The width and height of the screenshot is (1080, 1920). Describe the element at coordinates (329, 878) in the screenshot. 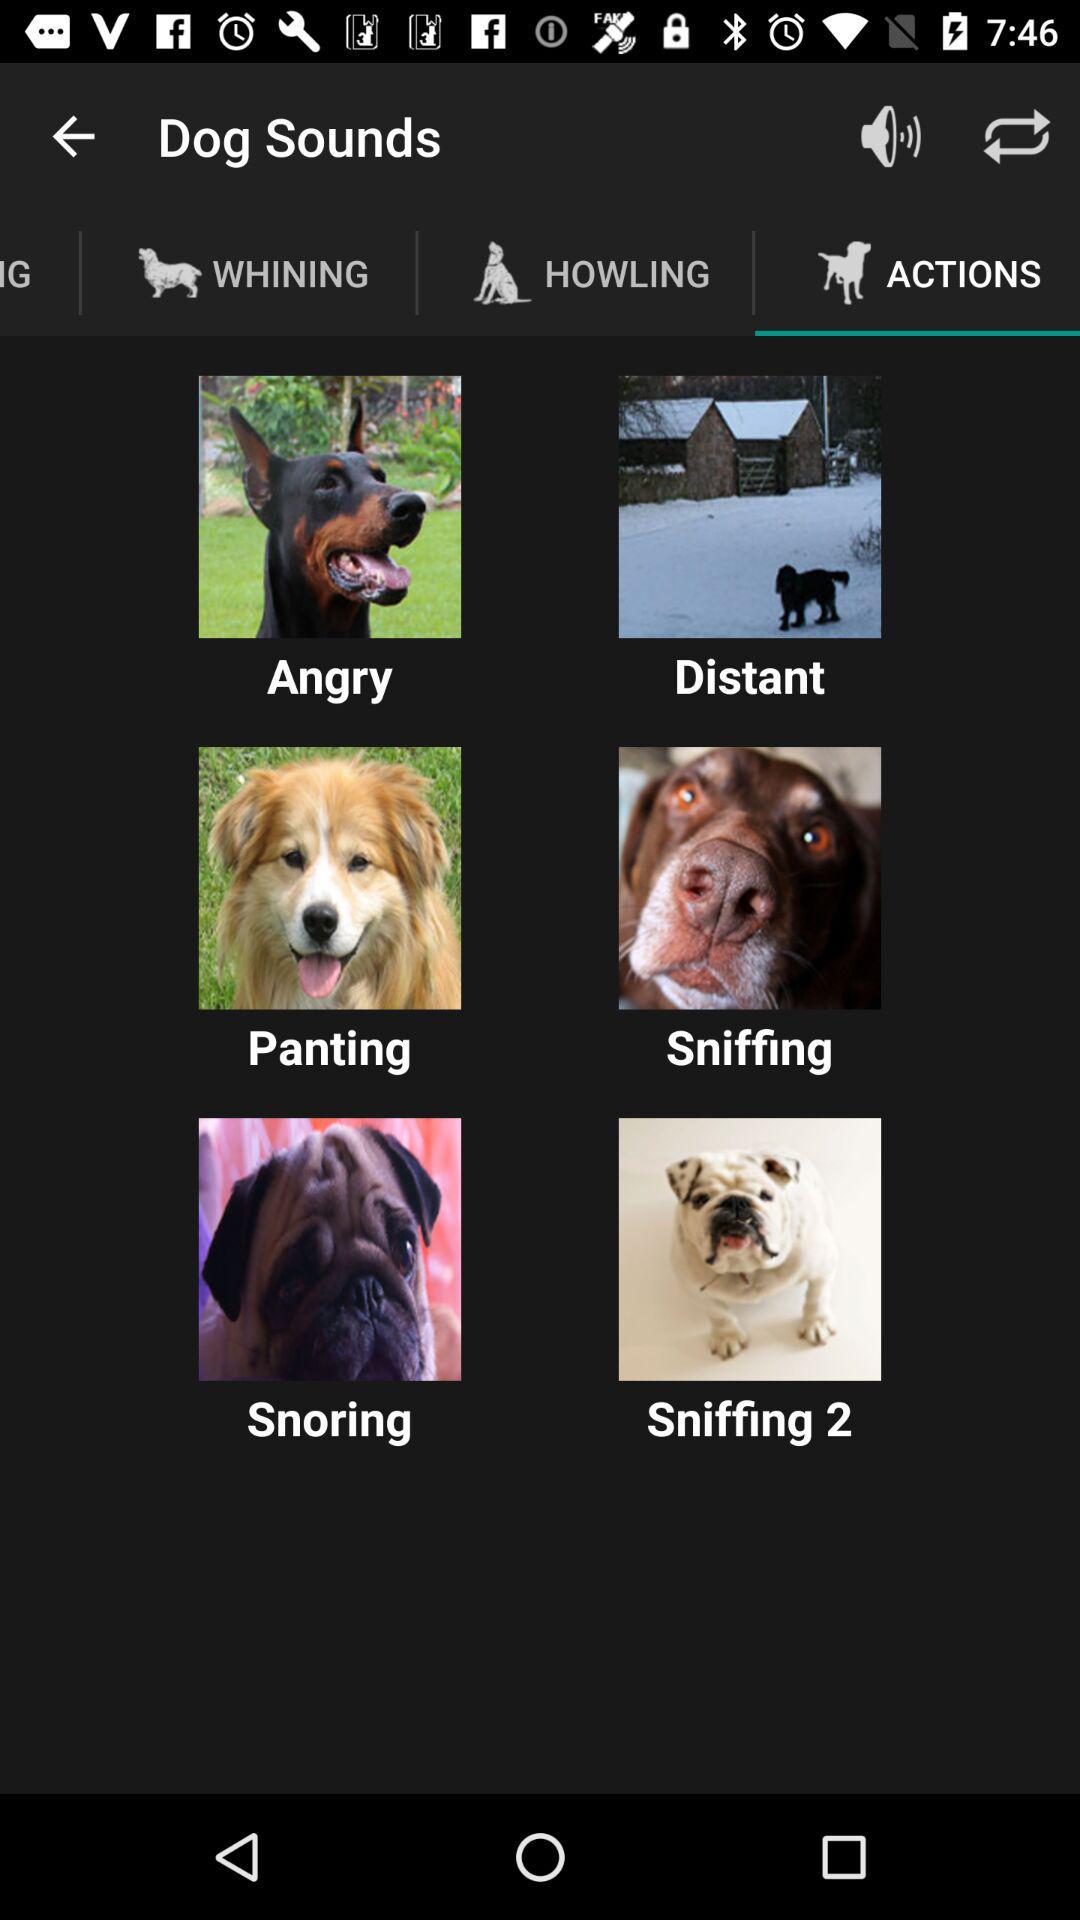

I see `panting image` at that location.